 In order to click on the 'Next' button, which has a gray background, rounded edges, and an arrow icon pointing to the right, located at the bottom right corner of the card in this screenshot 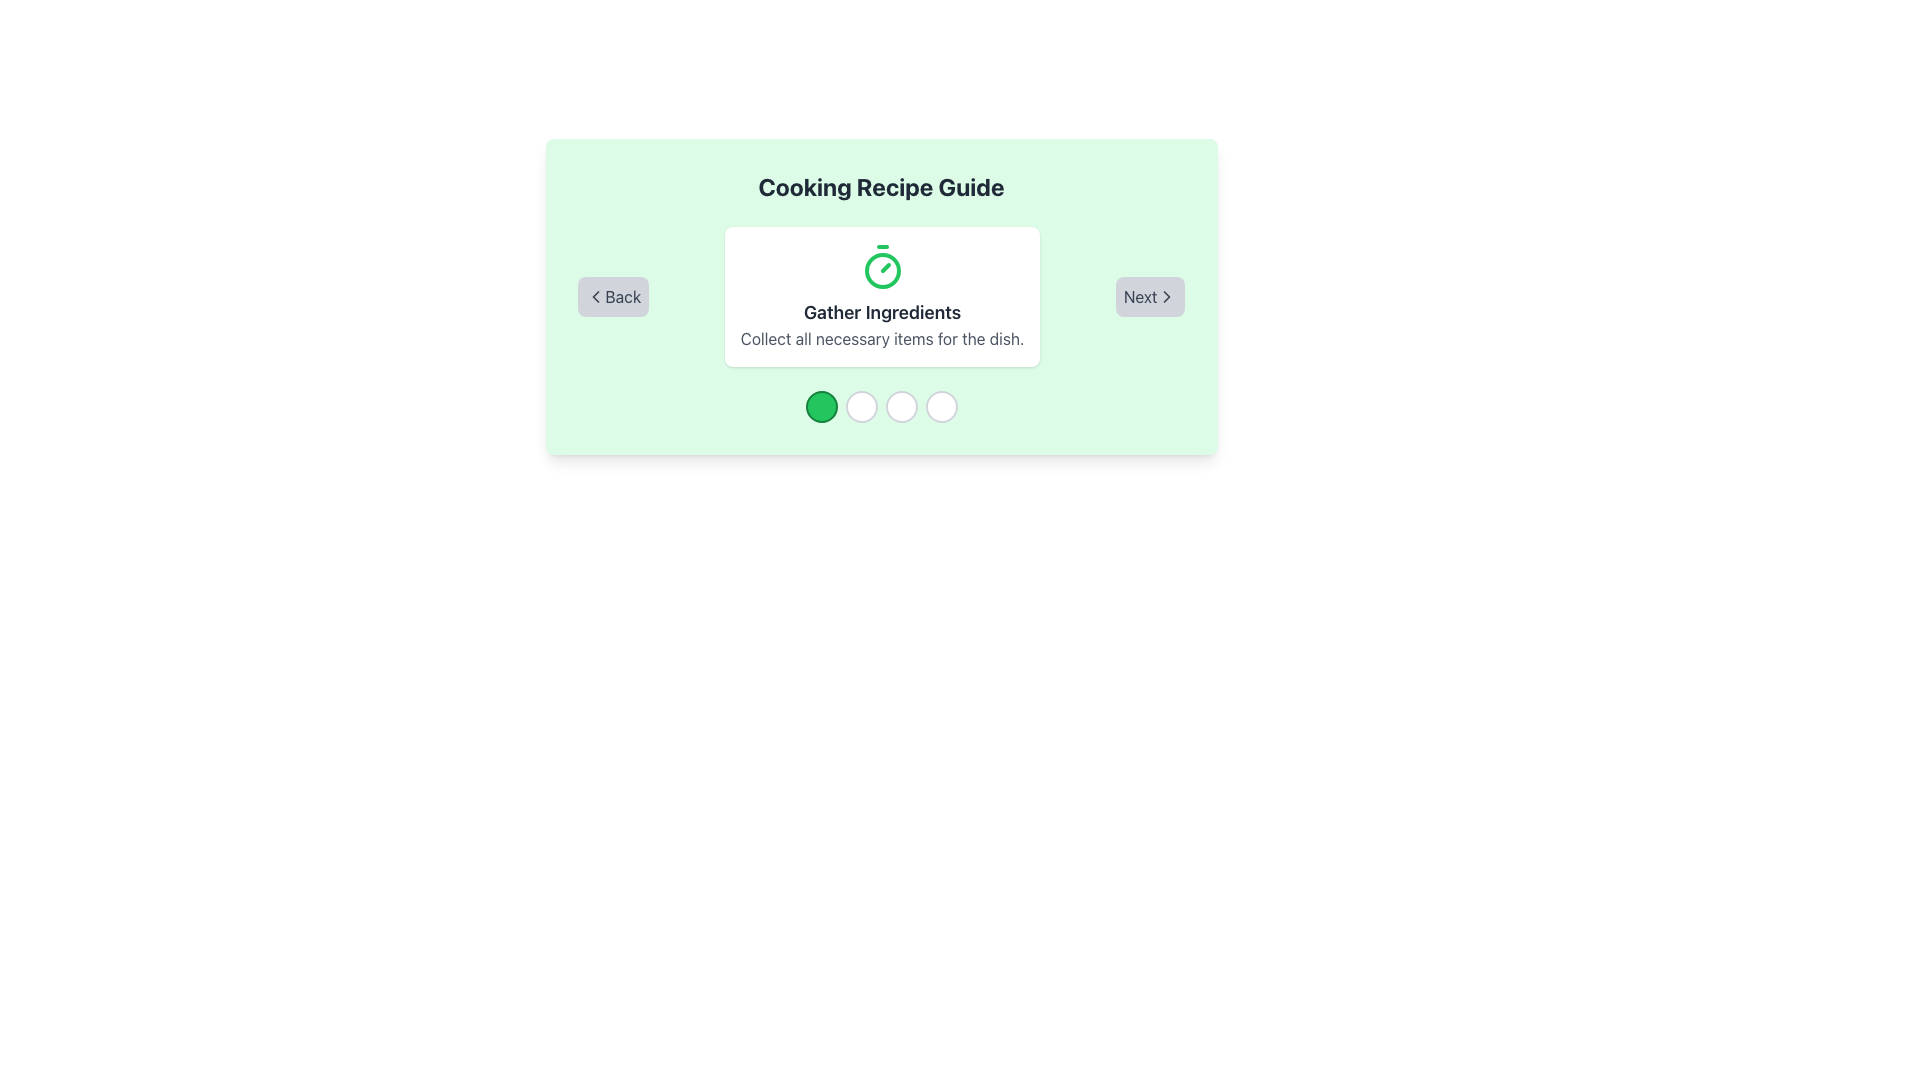, I will do `click(1150, 297)`.